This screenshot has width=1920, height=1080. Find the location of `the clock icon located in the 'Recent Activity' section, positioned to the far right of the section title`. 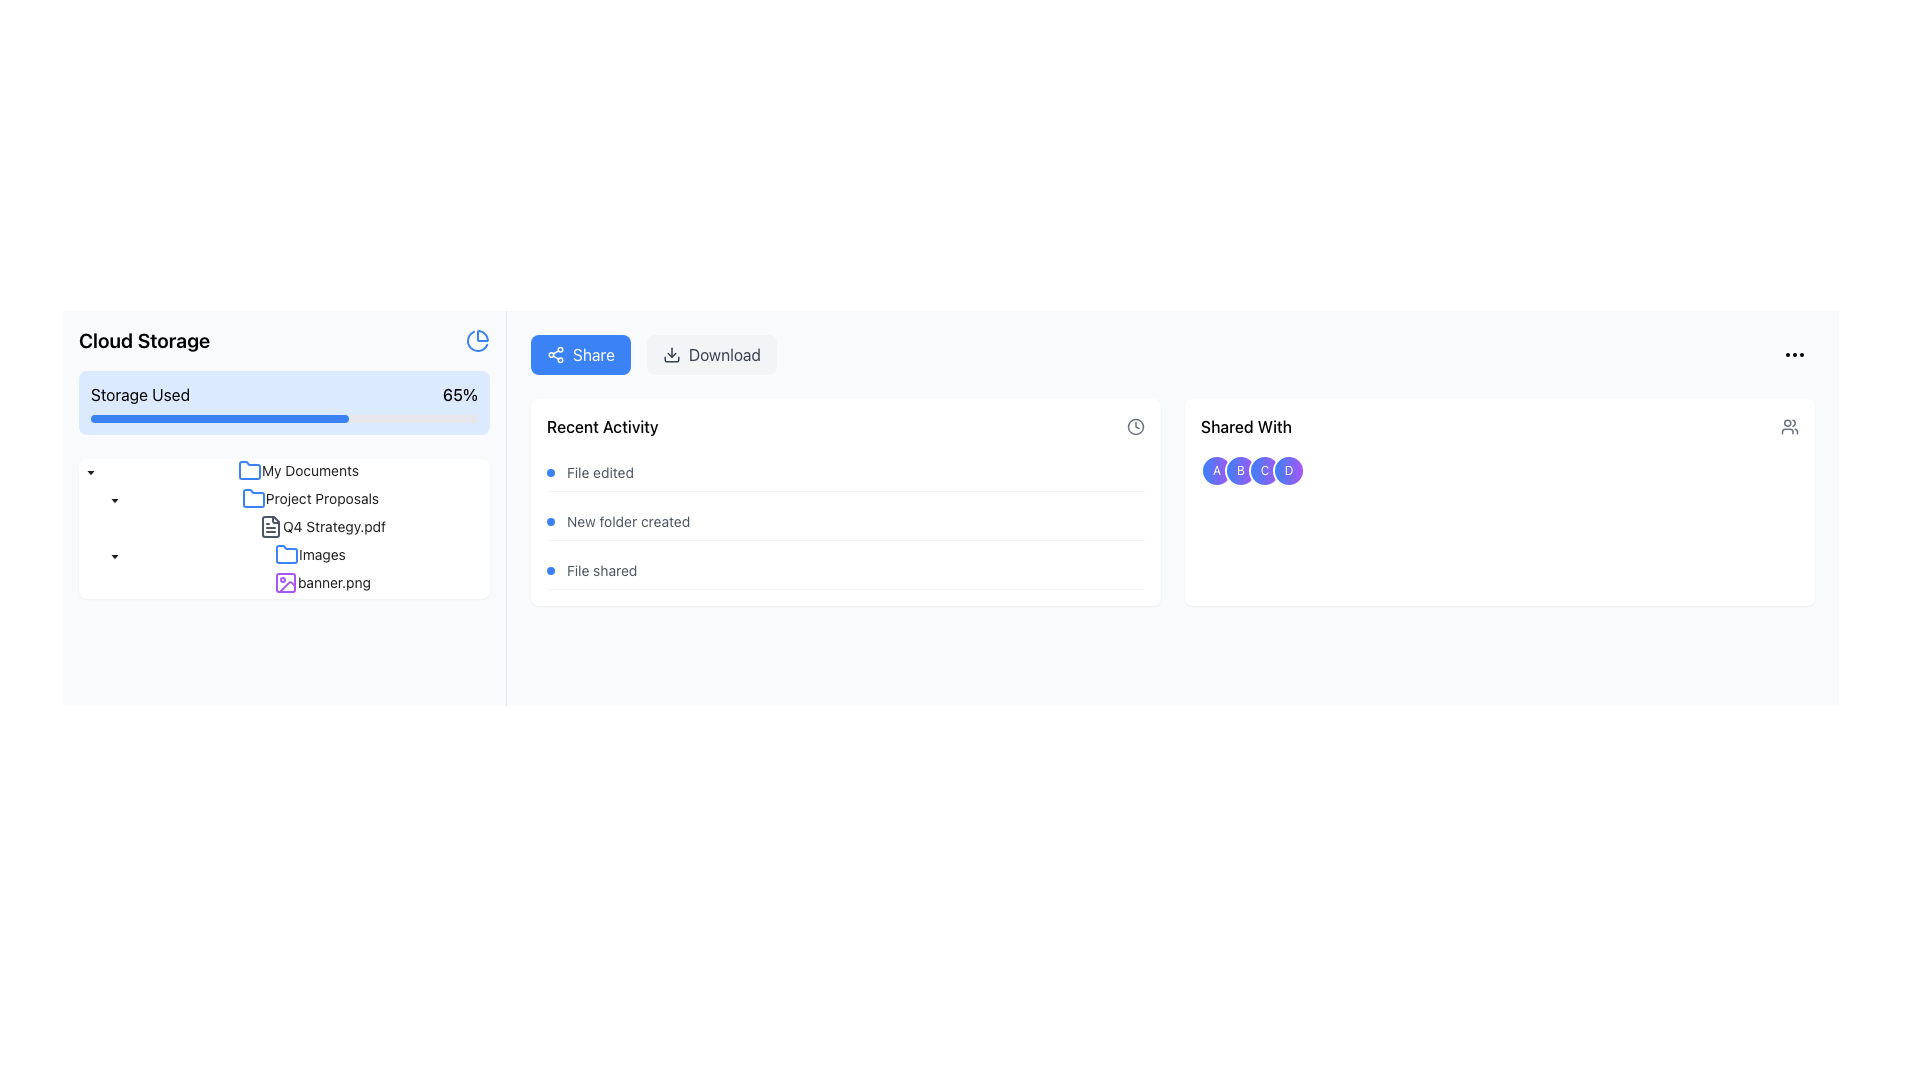

the clock icon located in the 'Recent Activity' section, positioned to the far right of the section title is located at coordinates (1136, 426).